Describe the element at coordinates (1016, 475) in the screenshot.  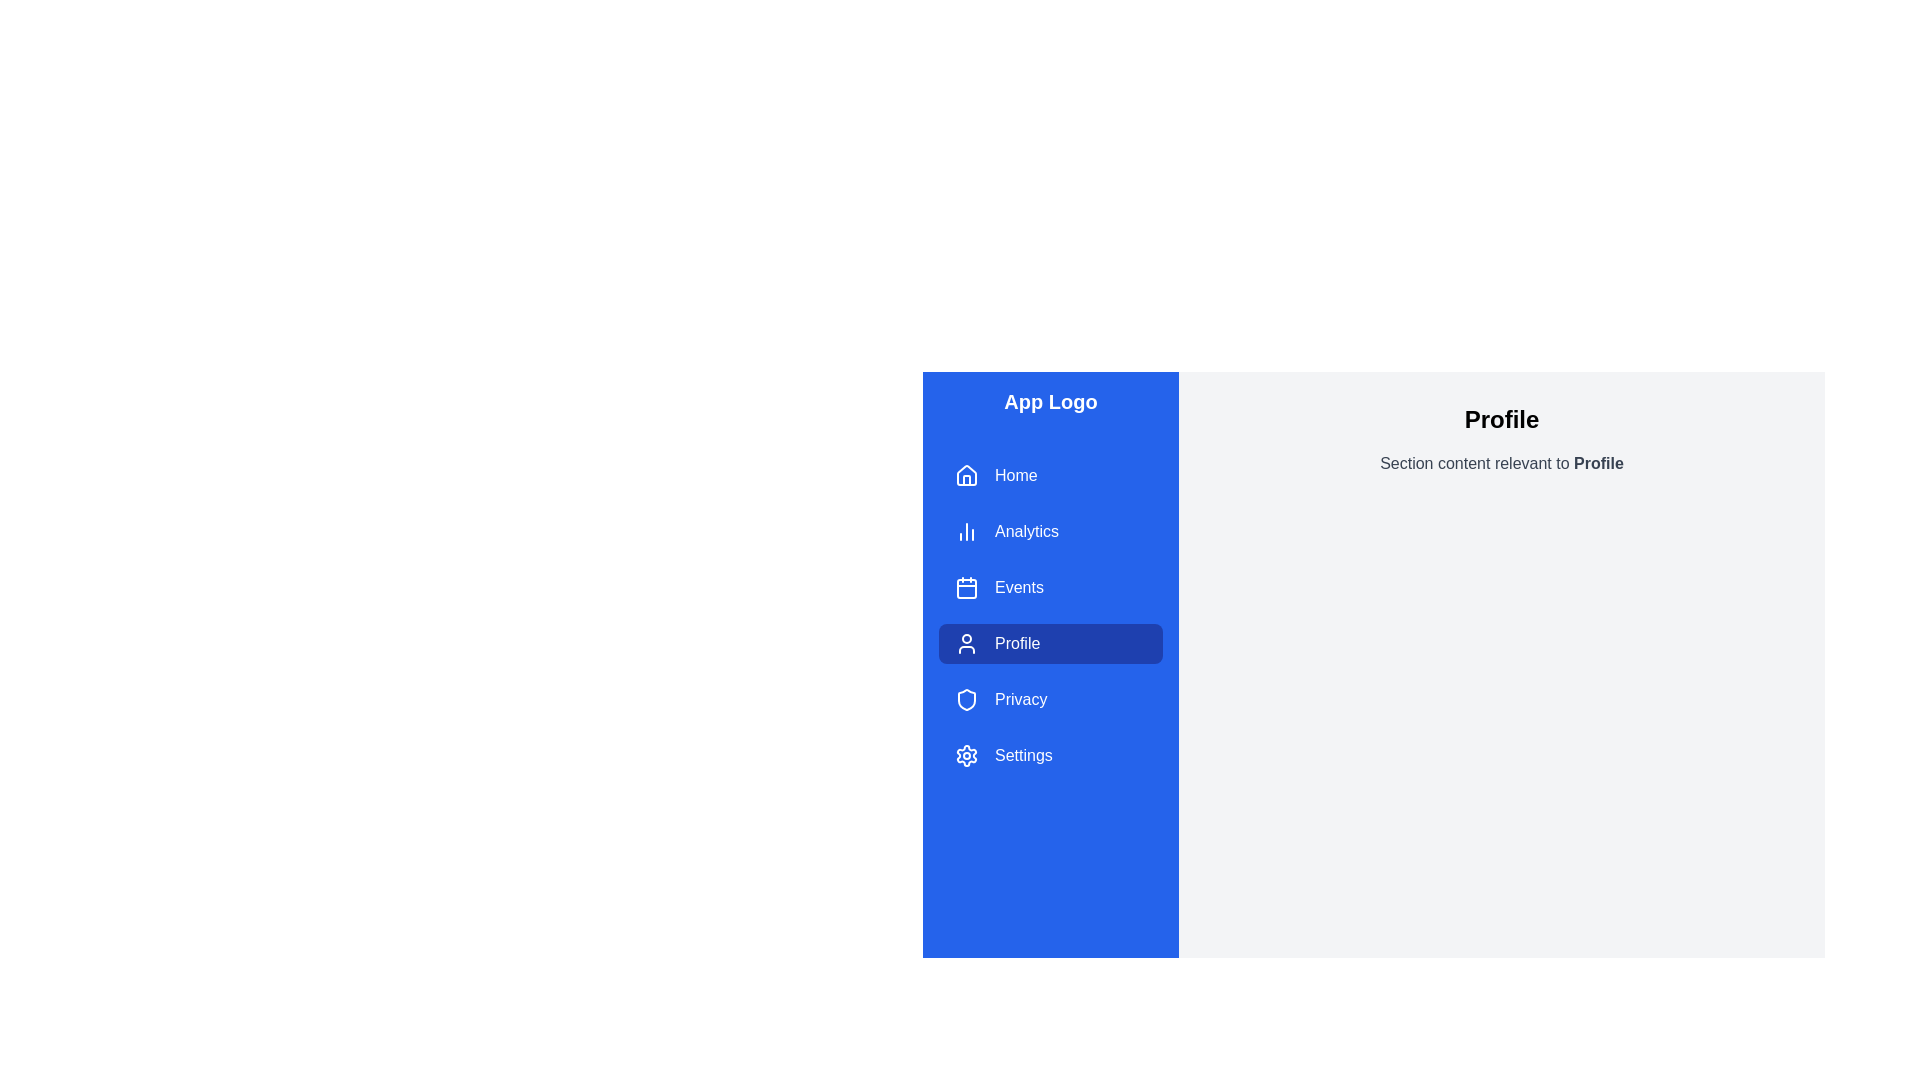
I see `the 'Home' text label in the navigation sidebar, which indicates the homepage or dashboard of the application` at that location.